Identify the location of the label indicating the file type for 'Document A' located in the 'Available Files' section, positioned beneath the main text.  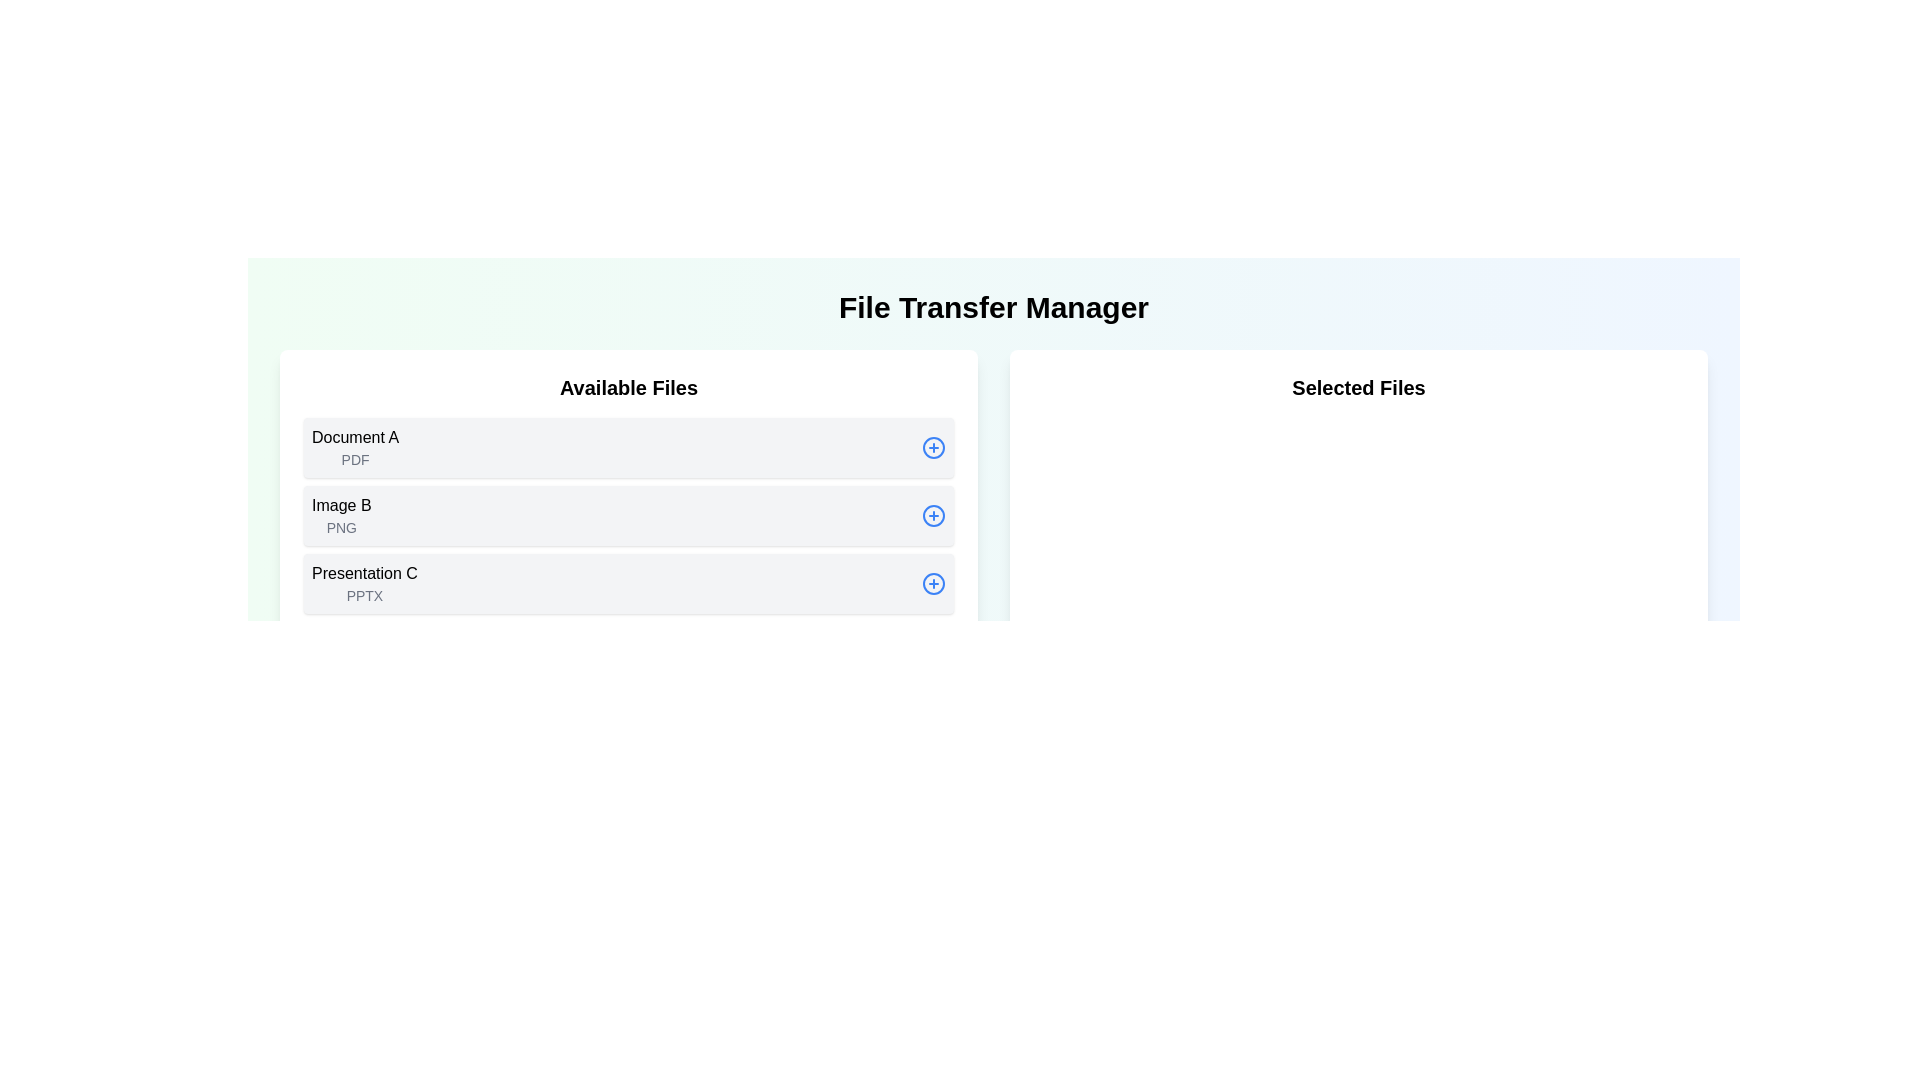
(355, 459).